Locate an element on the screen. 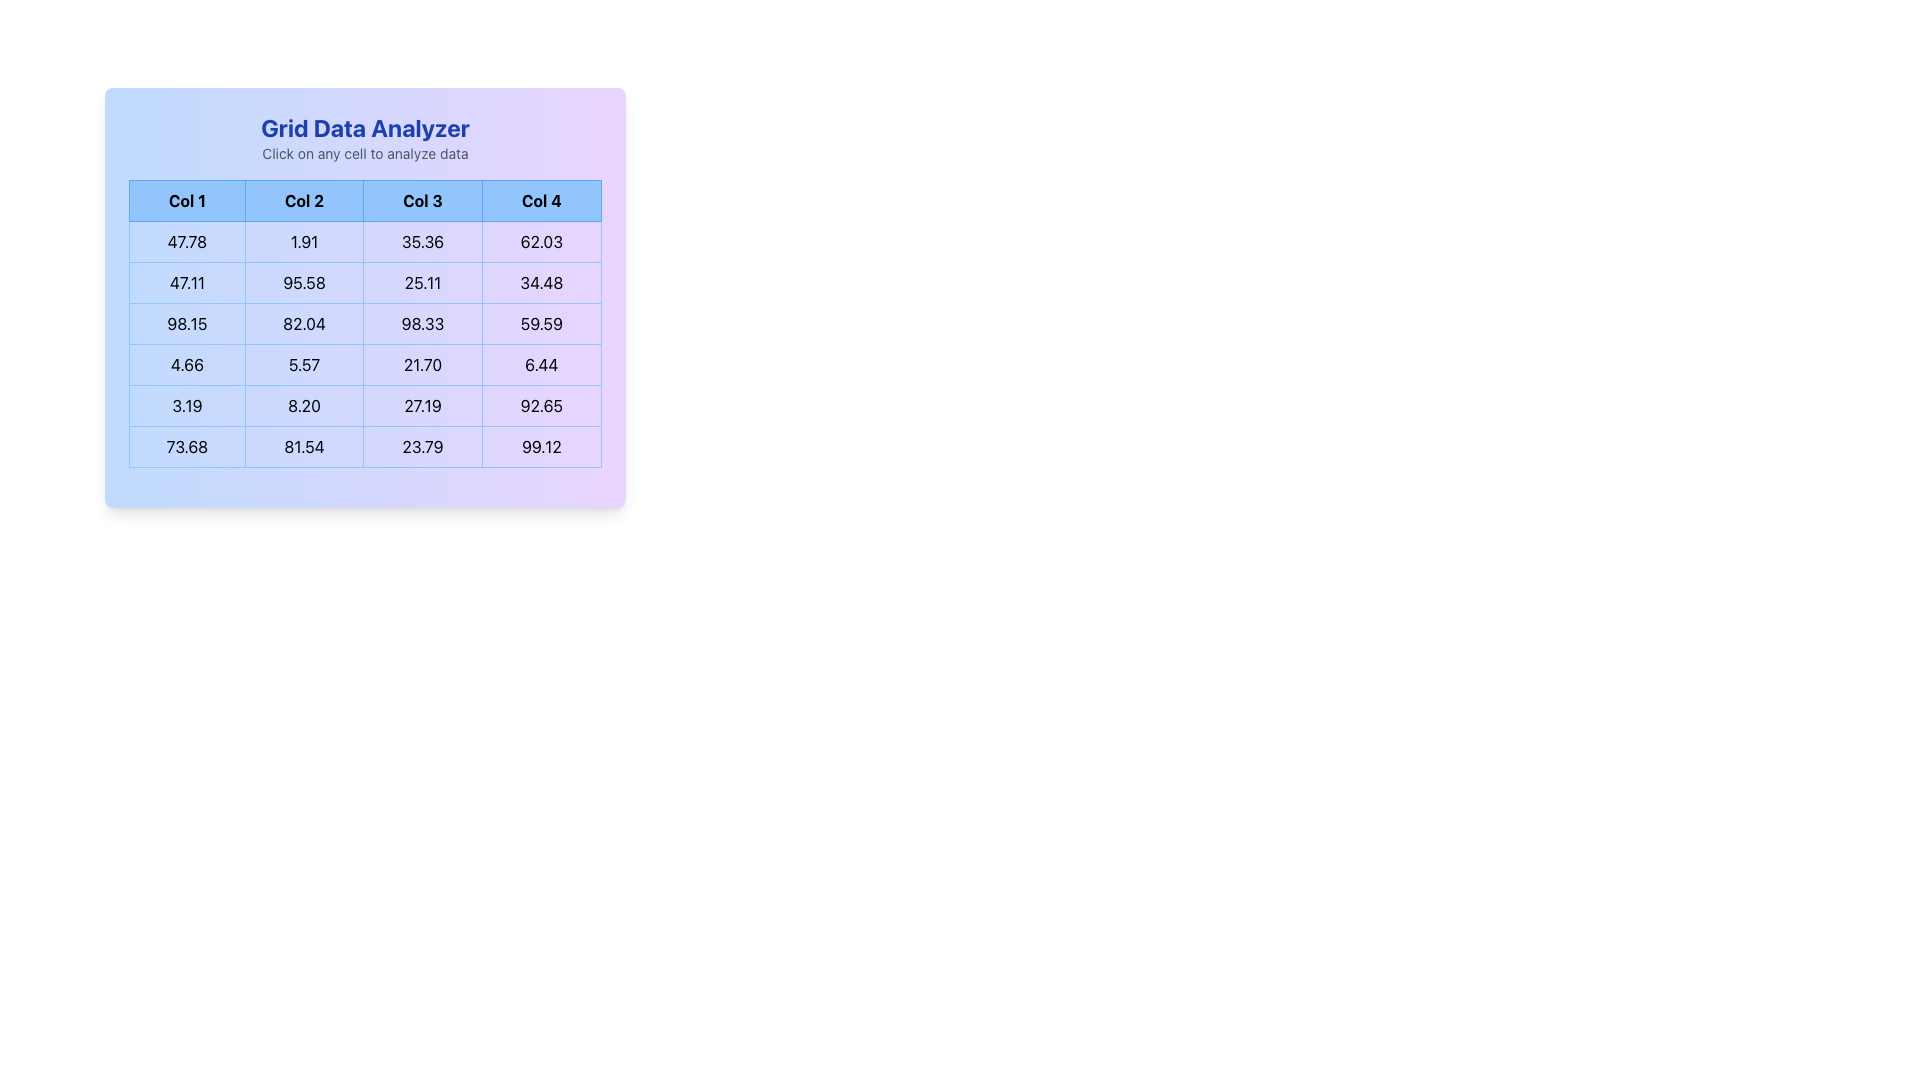 The width and height of the screenshot is (1920, 1080). numerical values from the third row of the table, which contains four cells aligned with columns 1 through 4 is located at coordinates (365, 323).